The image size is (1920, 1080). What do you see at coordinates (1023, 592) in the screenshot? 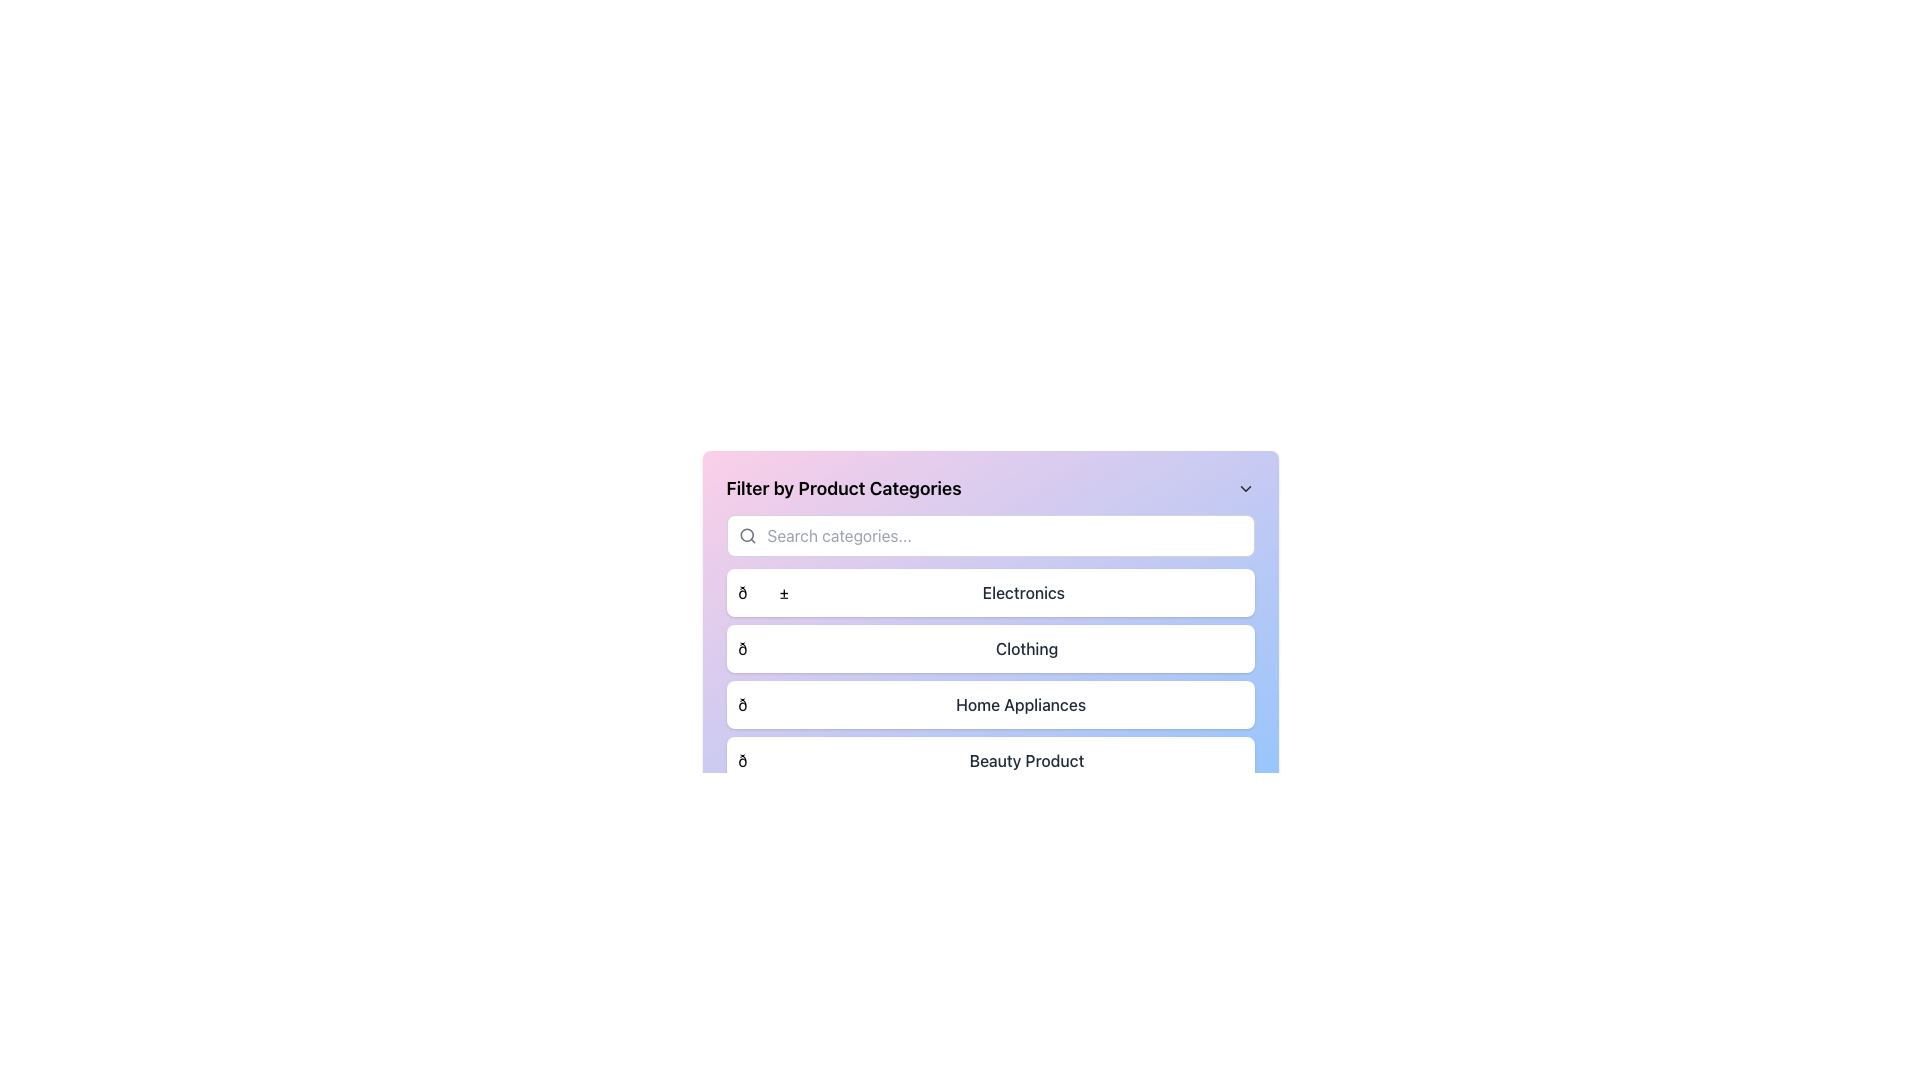
I see `on the 'Electronics' text located in the second row of the category options, which is styled in medium font and dark gray color` at bounding box center [1023, 592].